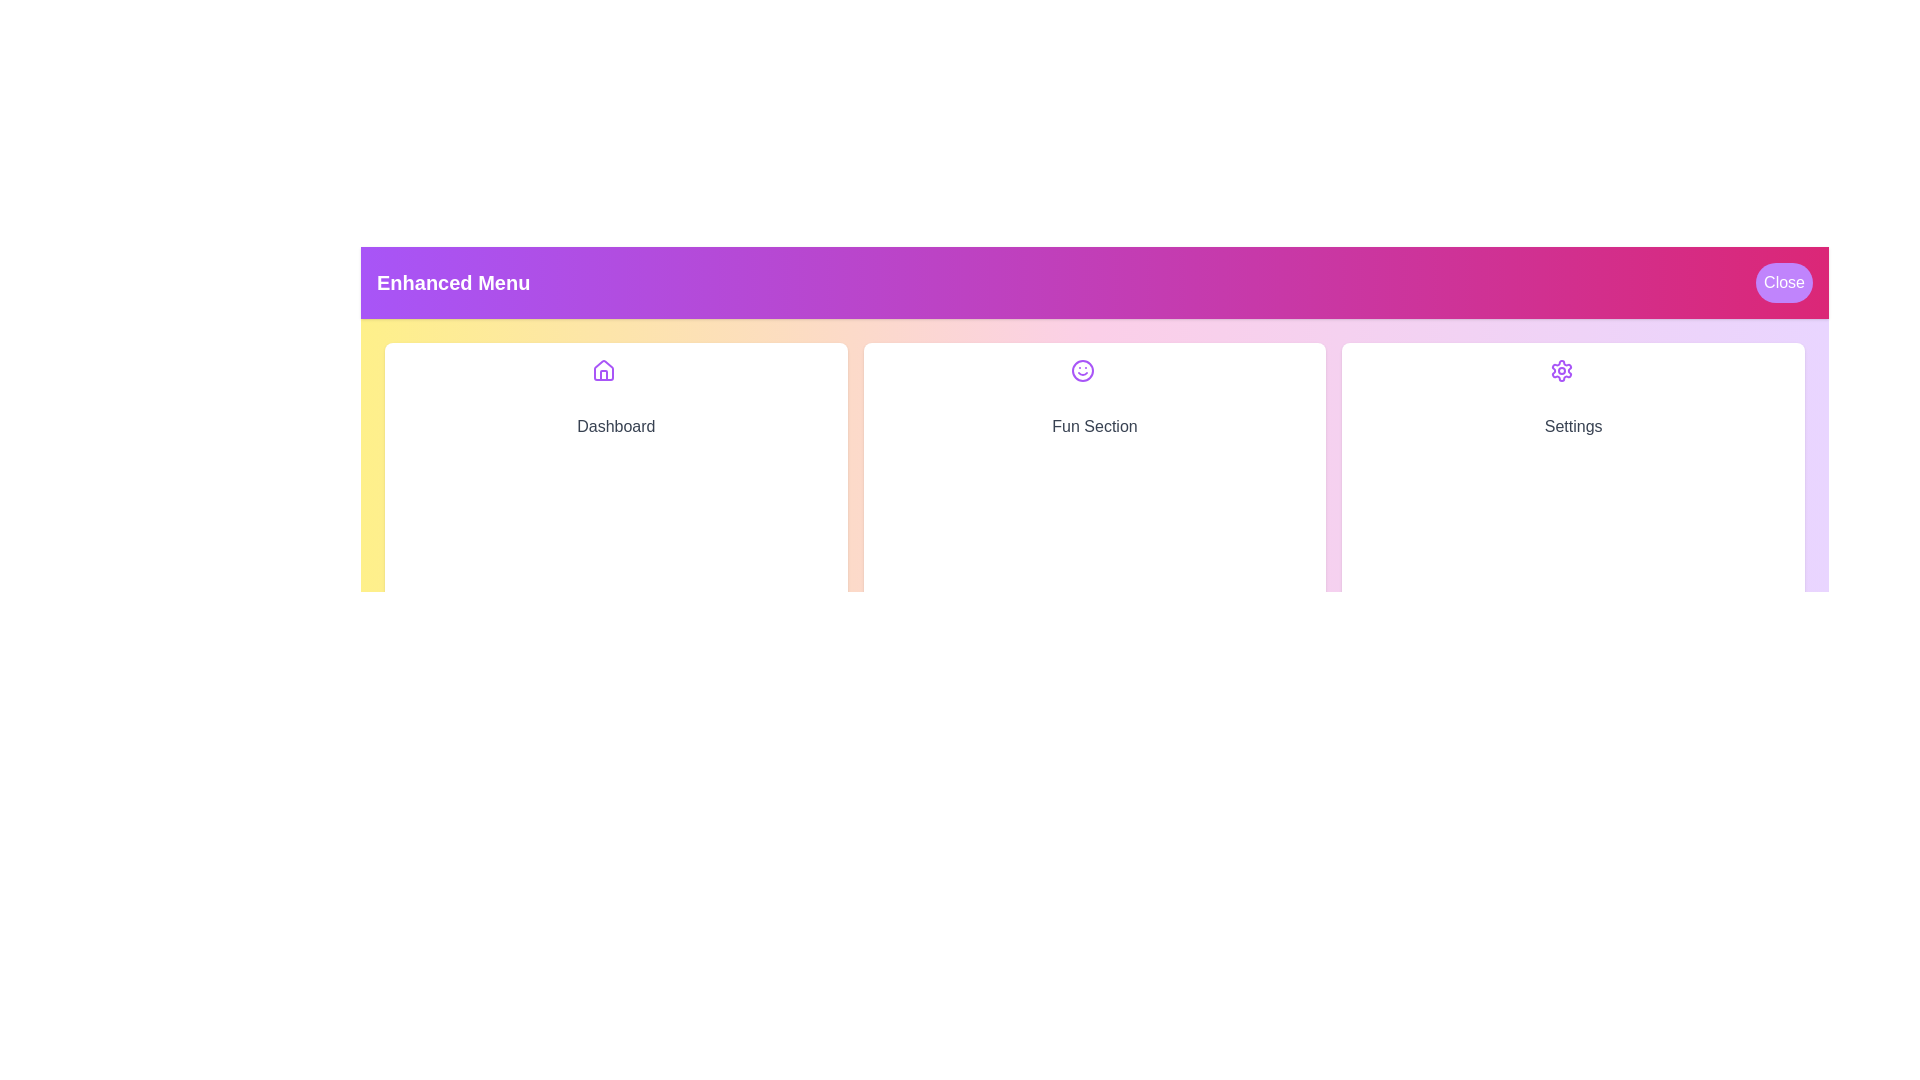 This screenshot has height=1080, width=1920. What do you see at coordinates (1572, 382) in the screenshot?
I see `the icon corresponding to Settings` at bounding box center [1572, 382].